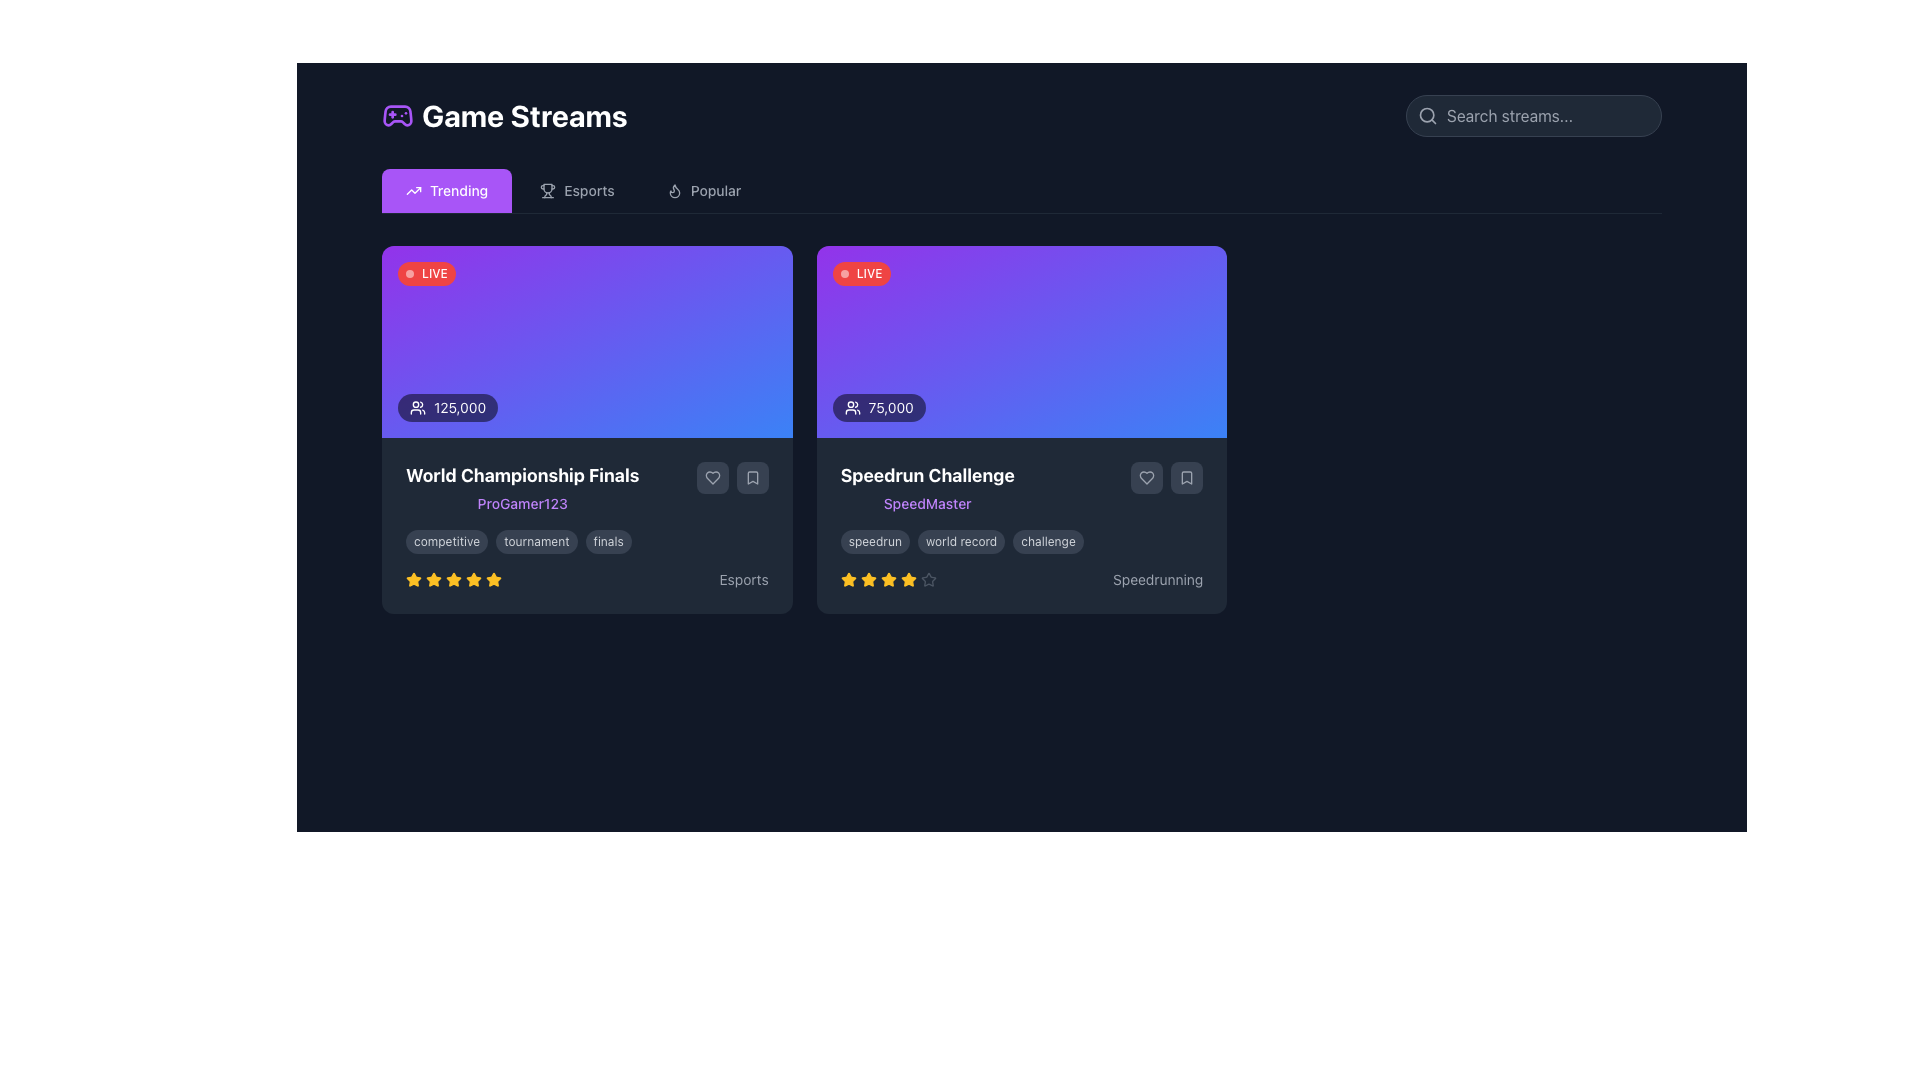 The image size is (1920, 1080). I want to click on the third tag element in the horizontal list, located within the 'Speedrun Challenge' card, so click(1047, 542).